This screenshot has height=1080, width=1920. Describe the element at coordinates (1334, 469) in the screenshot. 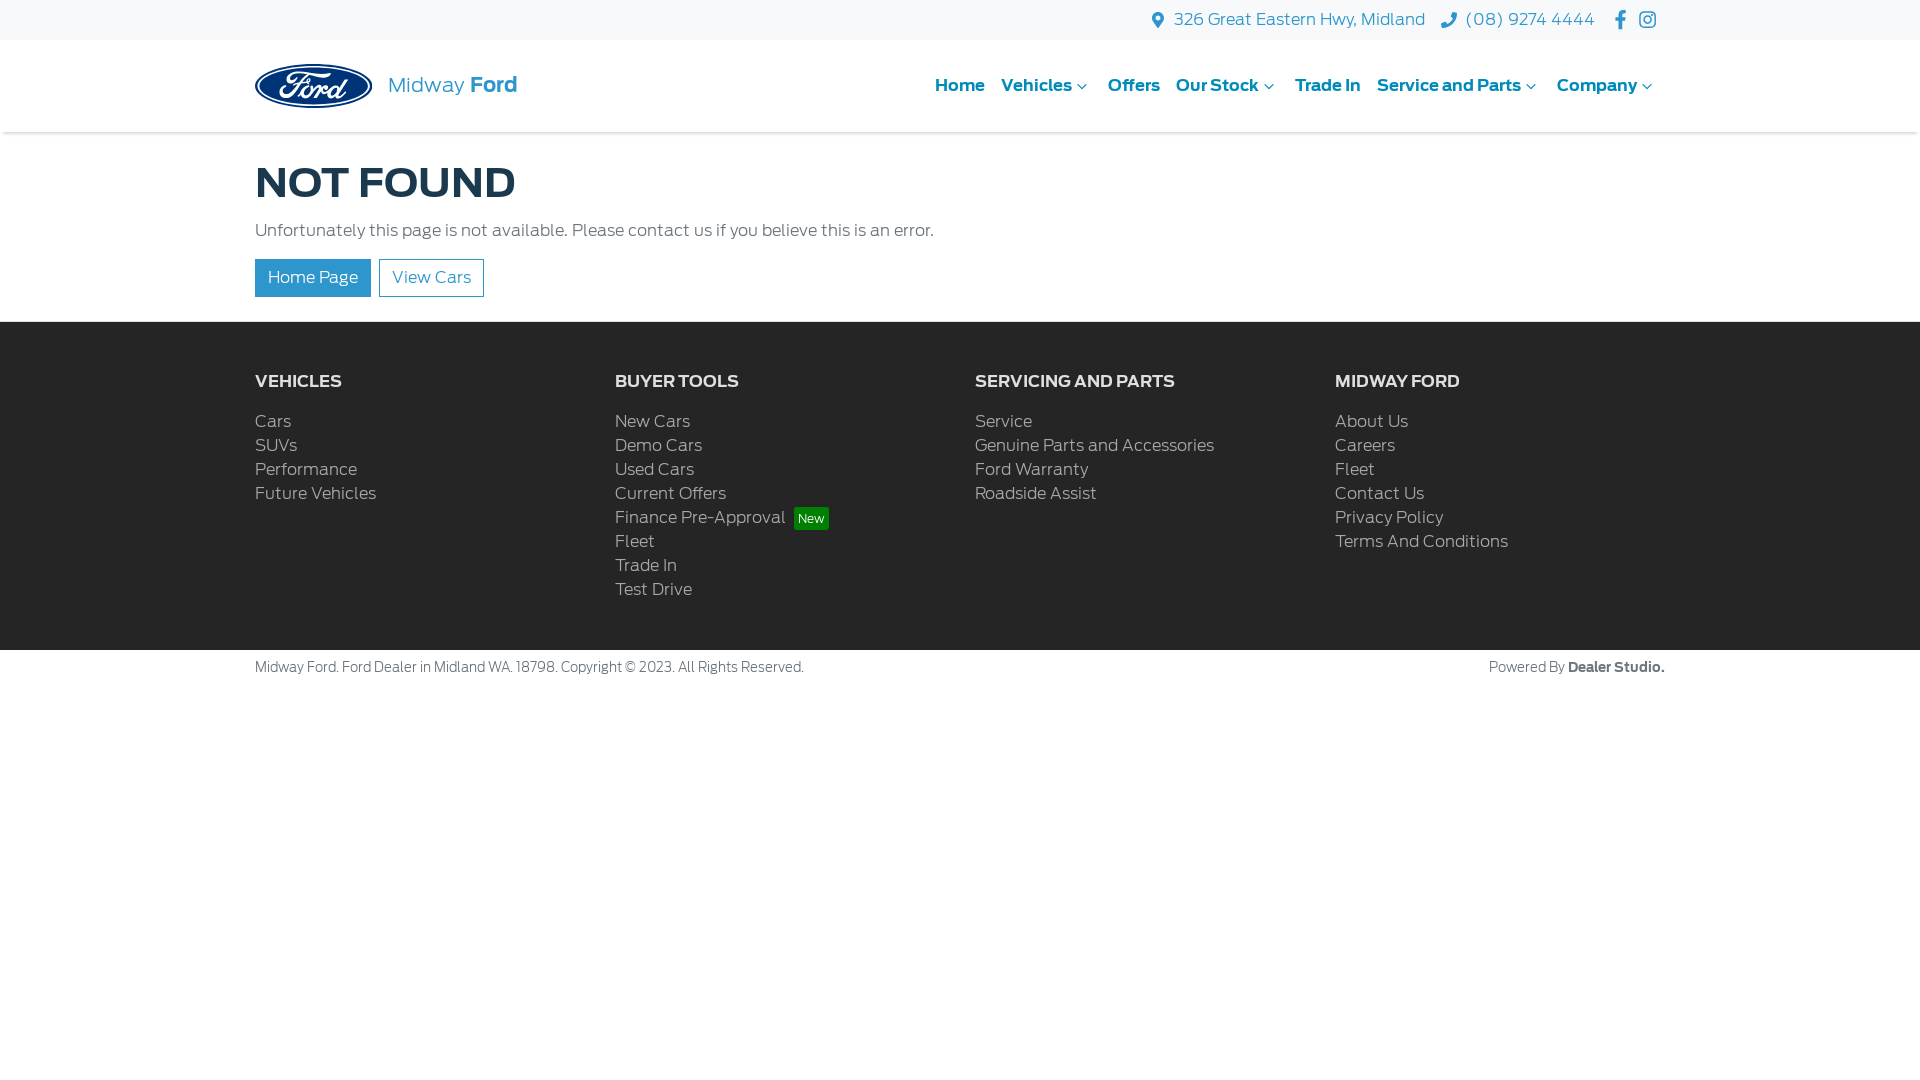

I see `'Fleet'` at that location.